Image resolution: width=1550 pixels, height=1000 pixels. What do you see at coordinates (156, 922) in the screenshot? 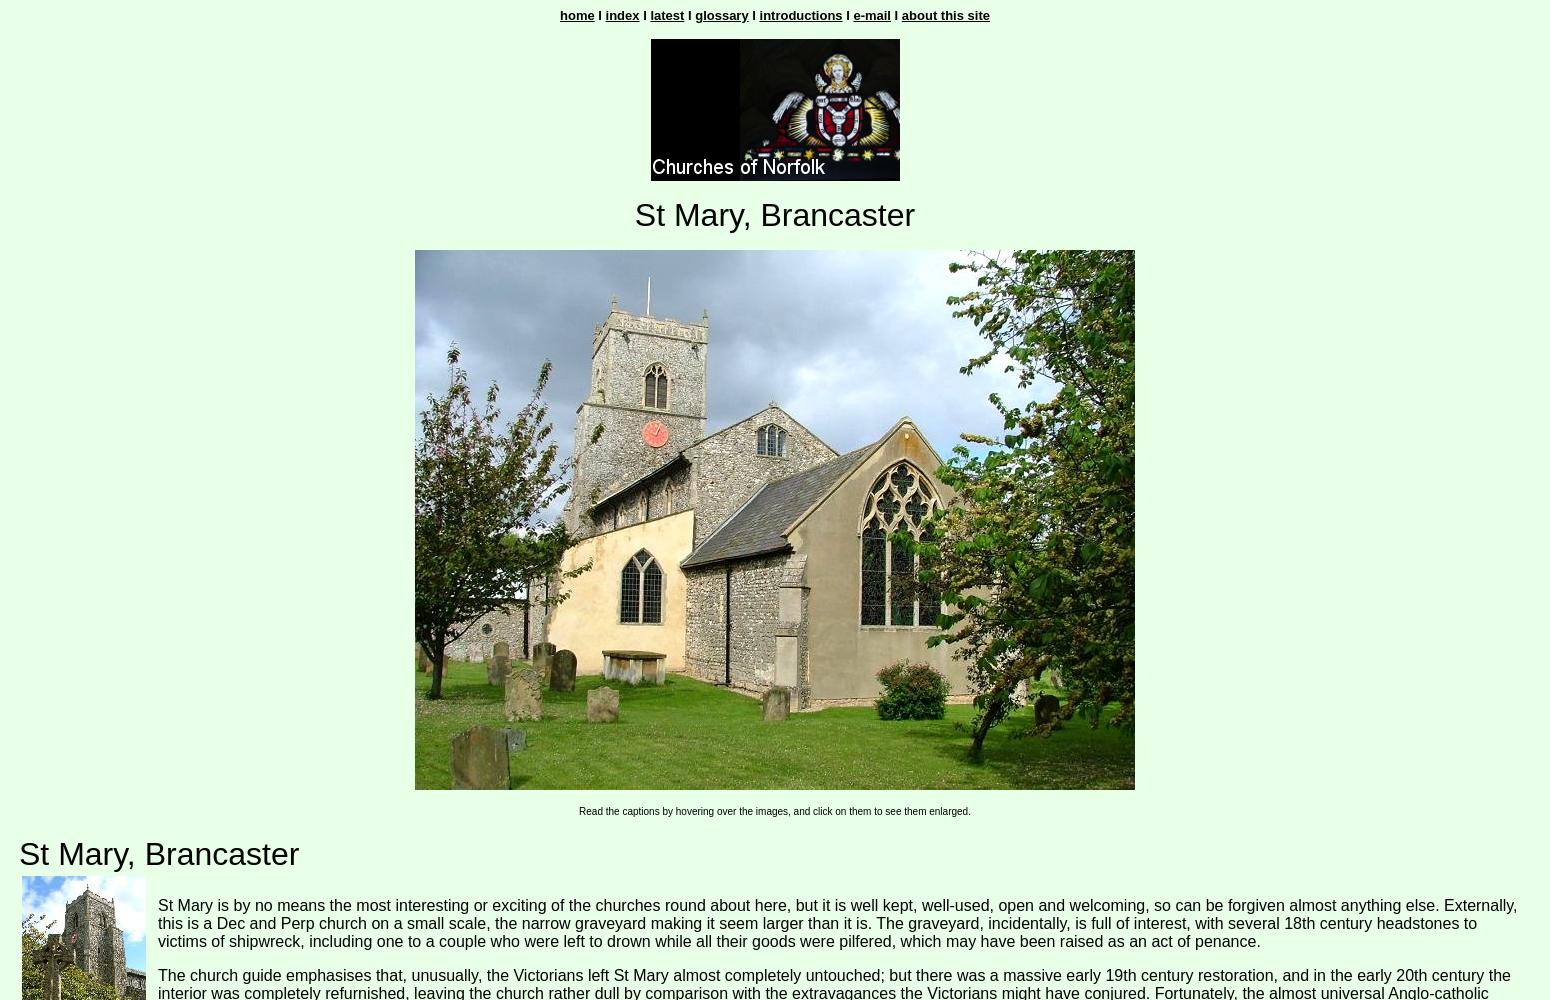
I see `'St
                Mary is by no means the most interesting or
                exciting of the churches round about here, but it
                is well kept, well-used, open and welcoming, so
                can be forgiven almost anything else. Externally,
                this is a Dec and Perp church on a small scale,
                the narrow graveyard making it seem larger than
                it is. The graveyard, incidentally, is full of
                interest, with several 18th century headstones to
                victims of shipwreck, including one to a couple
                who were left to drown while all their goods were
                pilfered, which may have been raised as an act of
                penance.'` at bounding box center [156, 922].